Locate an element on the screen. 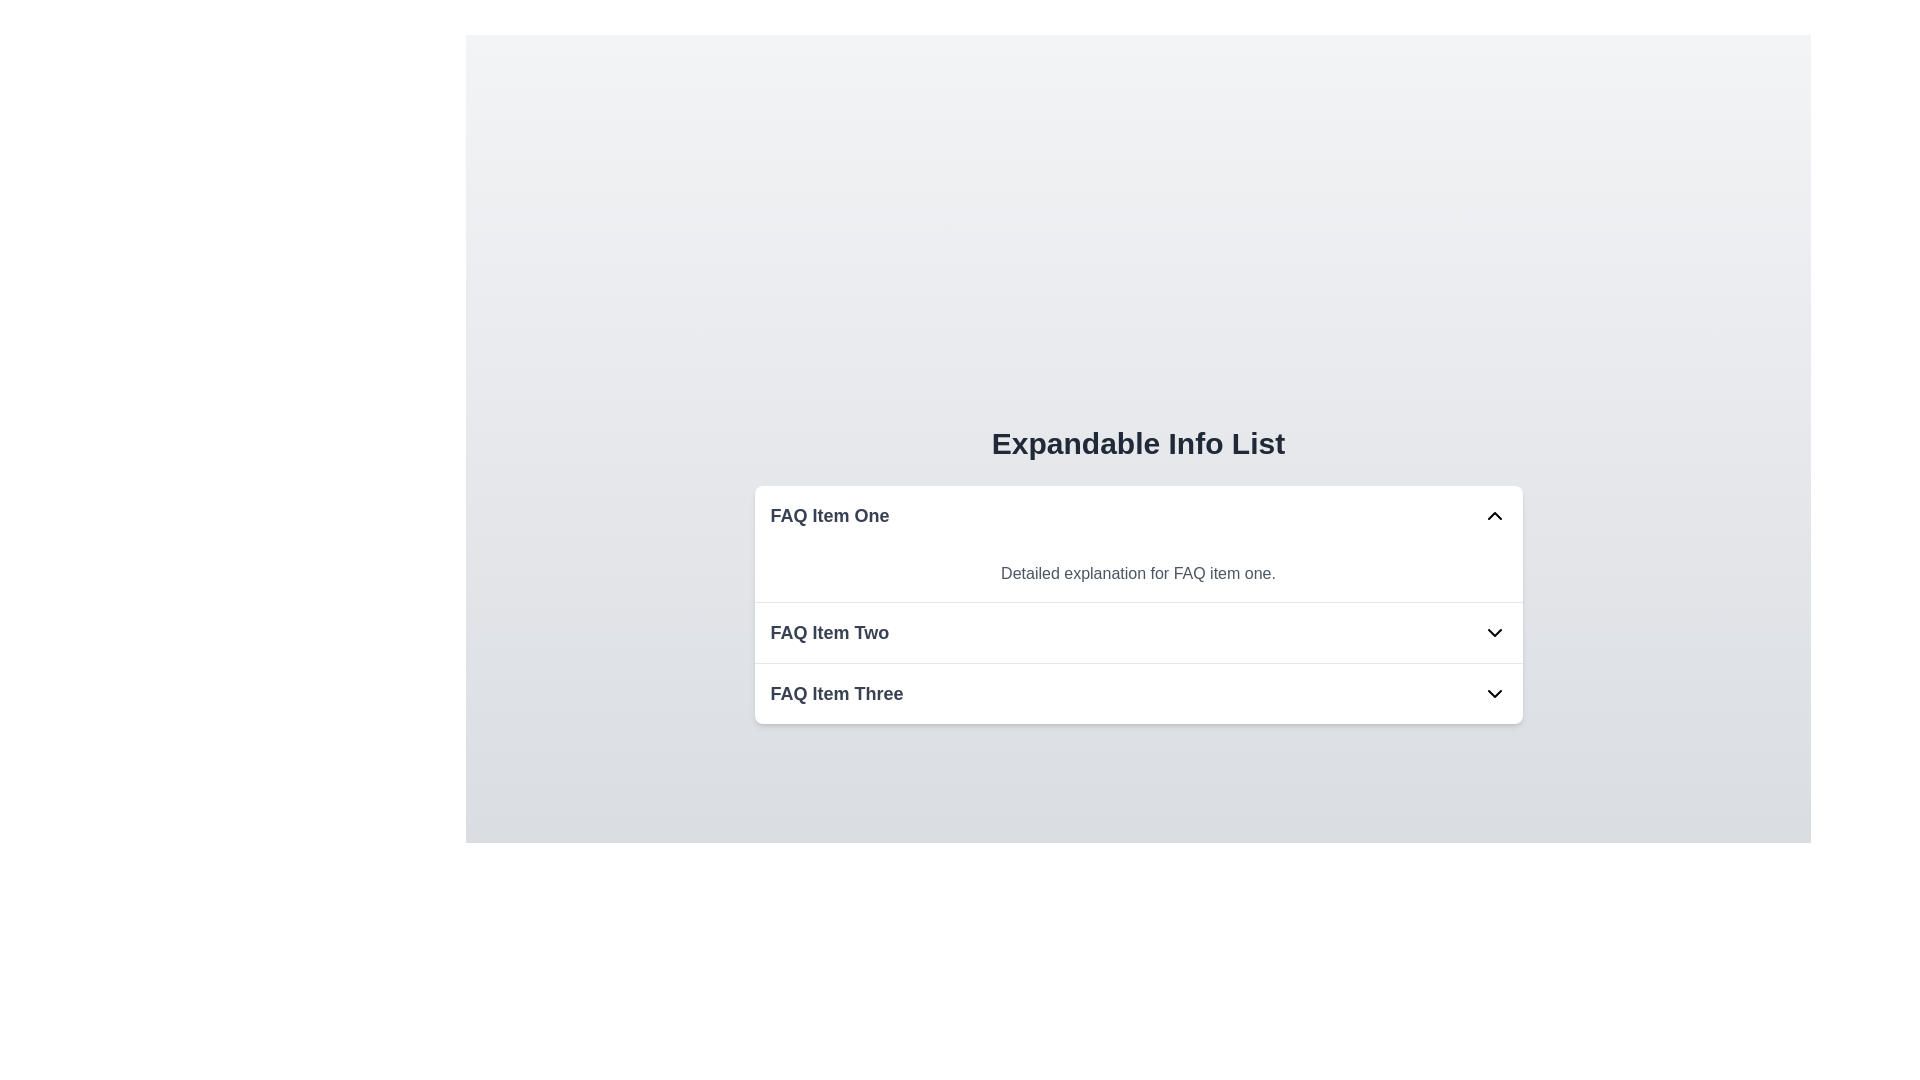 The height and width of the screenshot is (1080, 1920). text content of the title label for the third item in the 'Expandable Info List', which is located to the left of an arrow icon is located at coordinates (836, 693).